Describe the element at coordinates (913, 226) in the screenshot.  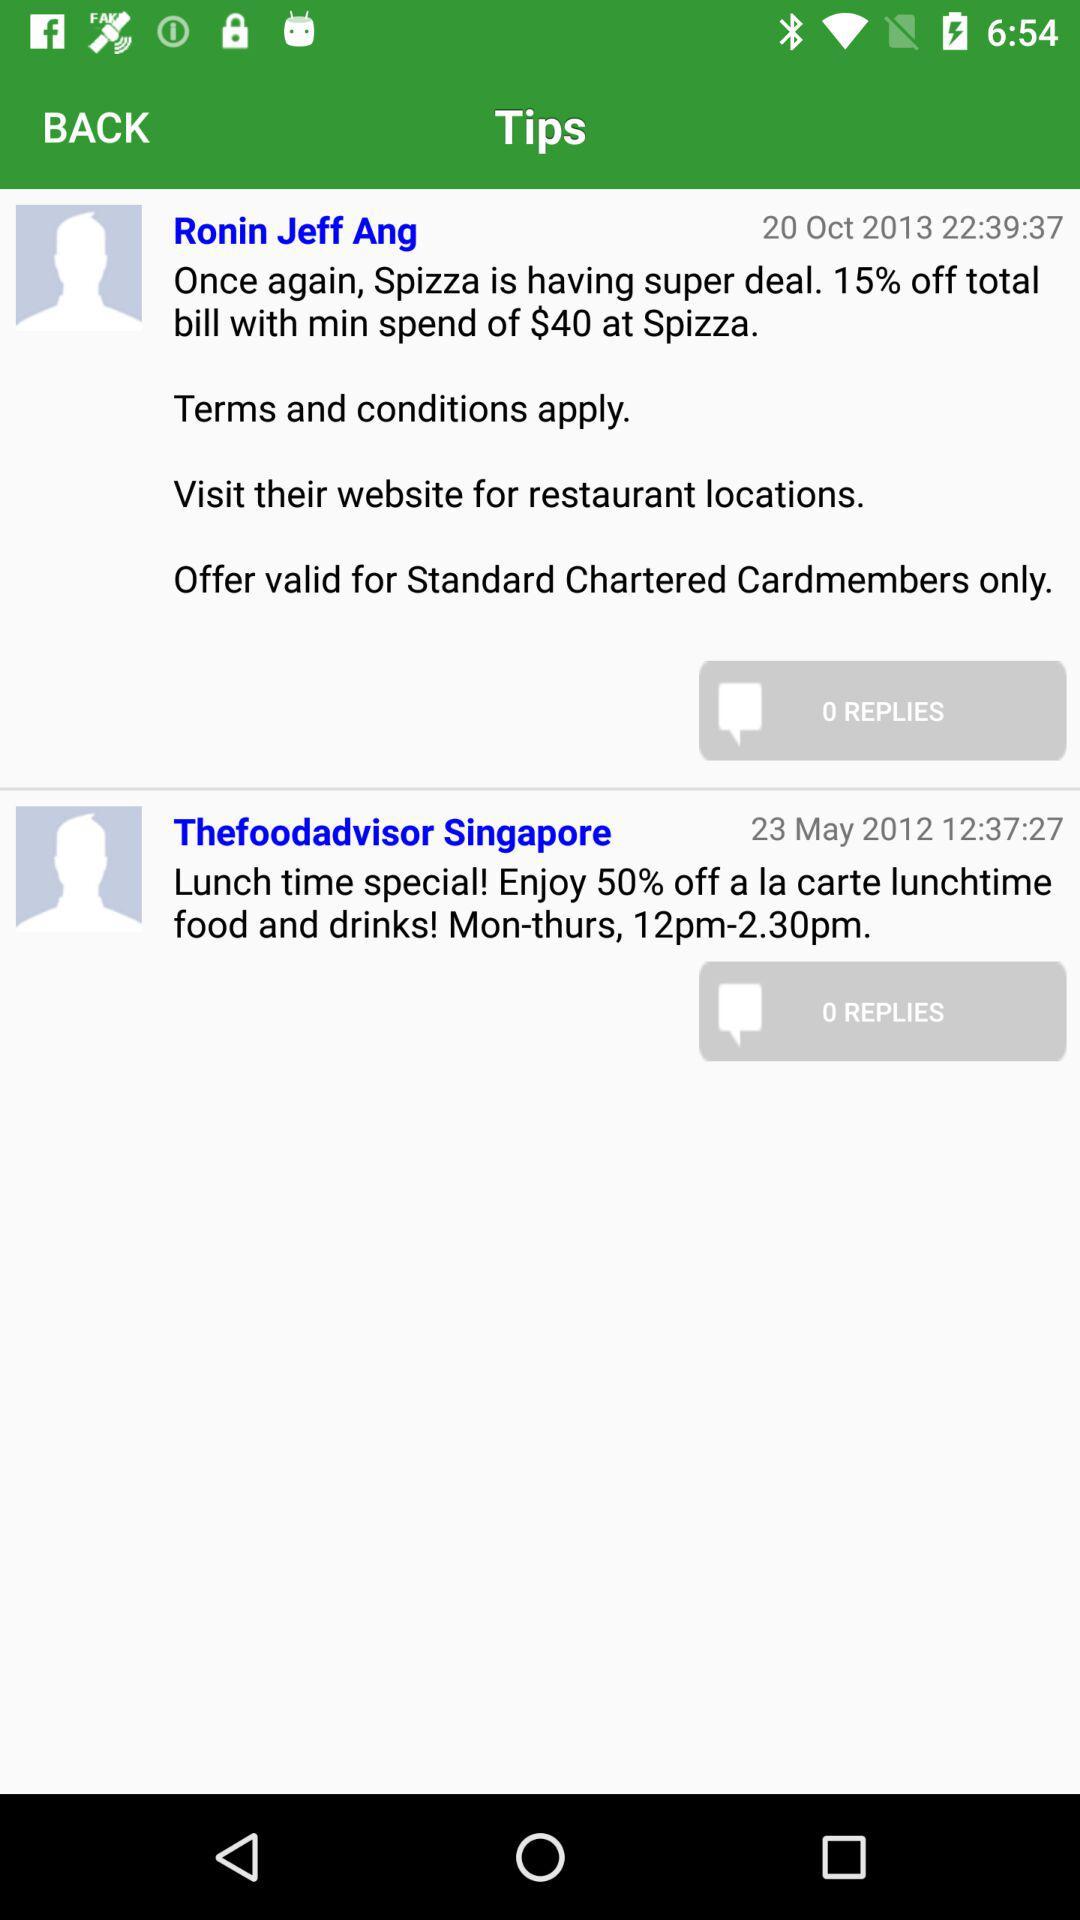
I see `the icon below the tips item` at that location.